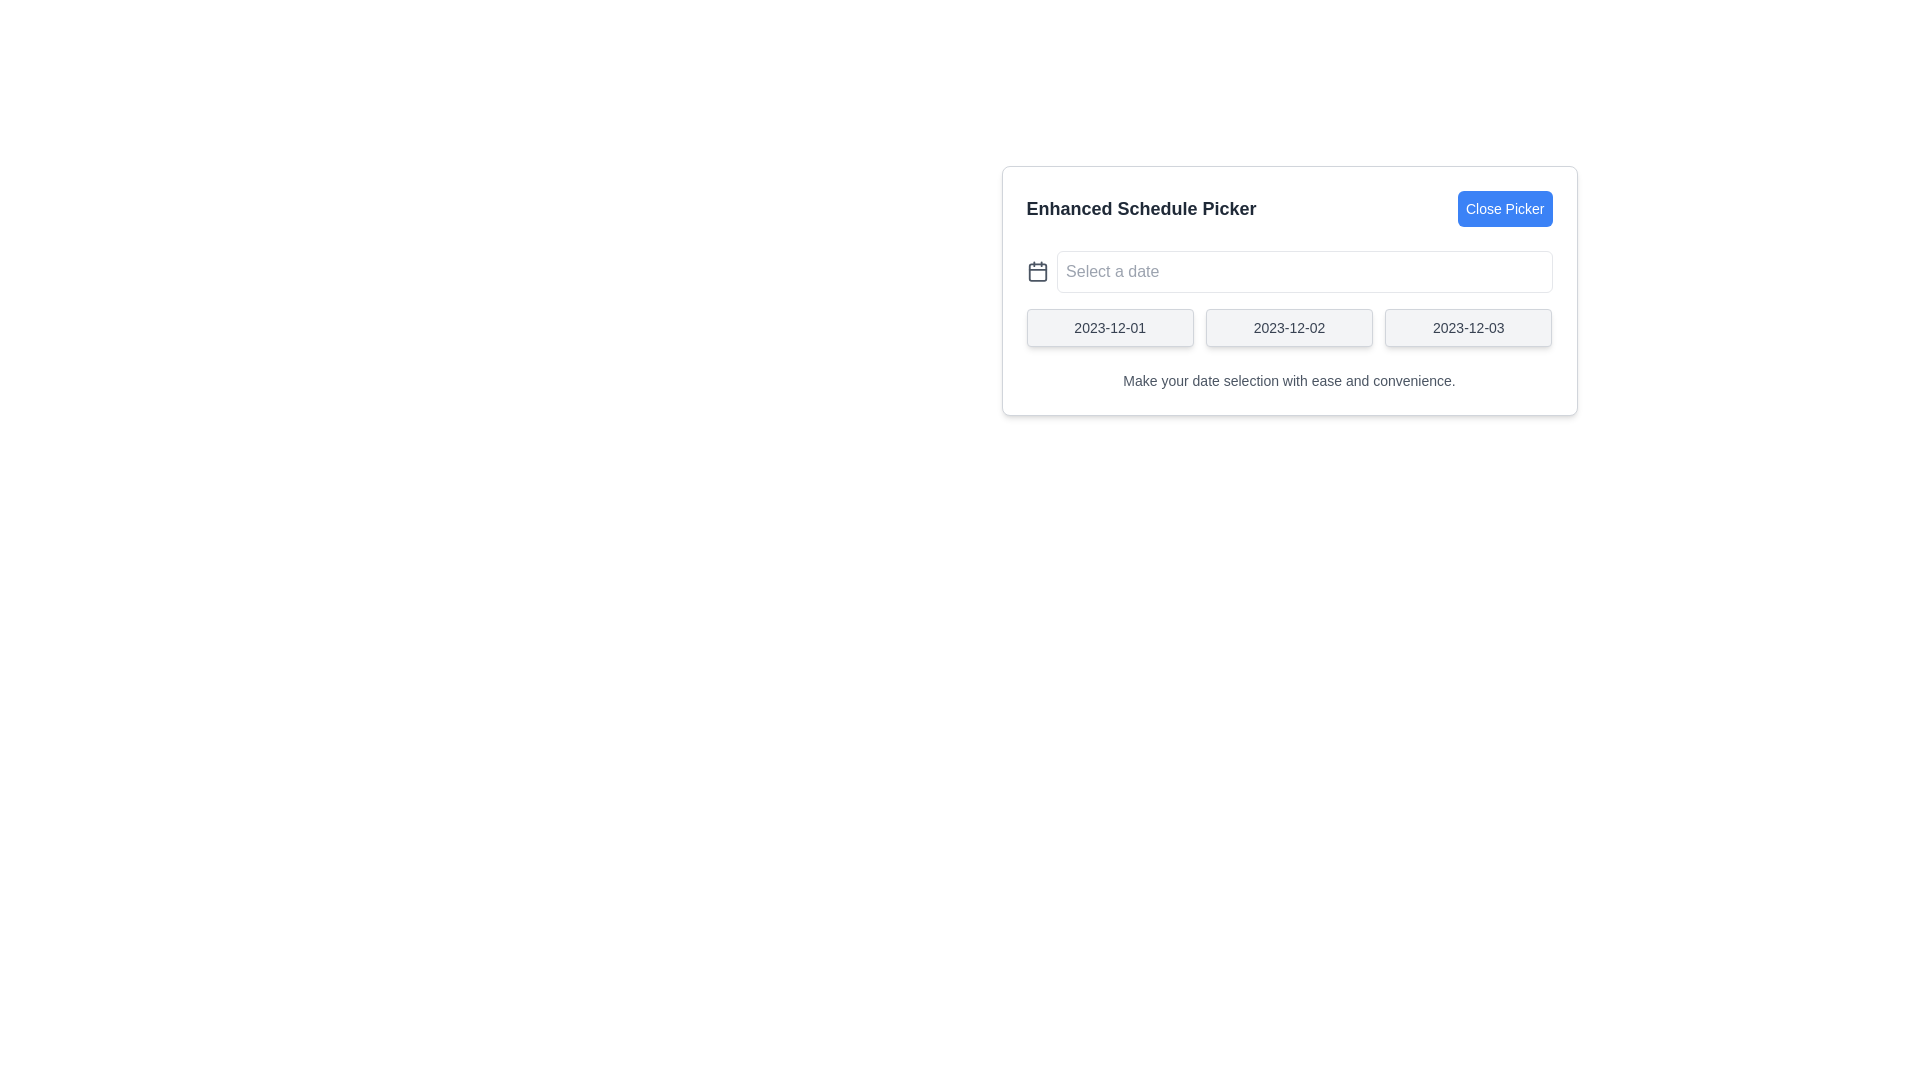 Image resolution: width=1920 pixels, height=1080 pixels. I want to click on the calendar icon, which is a gray outlined button with a rounded shape, featuring a simplified calendar grid and two vertical lines at the top, so click(1037, 272).